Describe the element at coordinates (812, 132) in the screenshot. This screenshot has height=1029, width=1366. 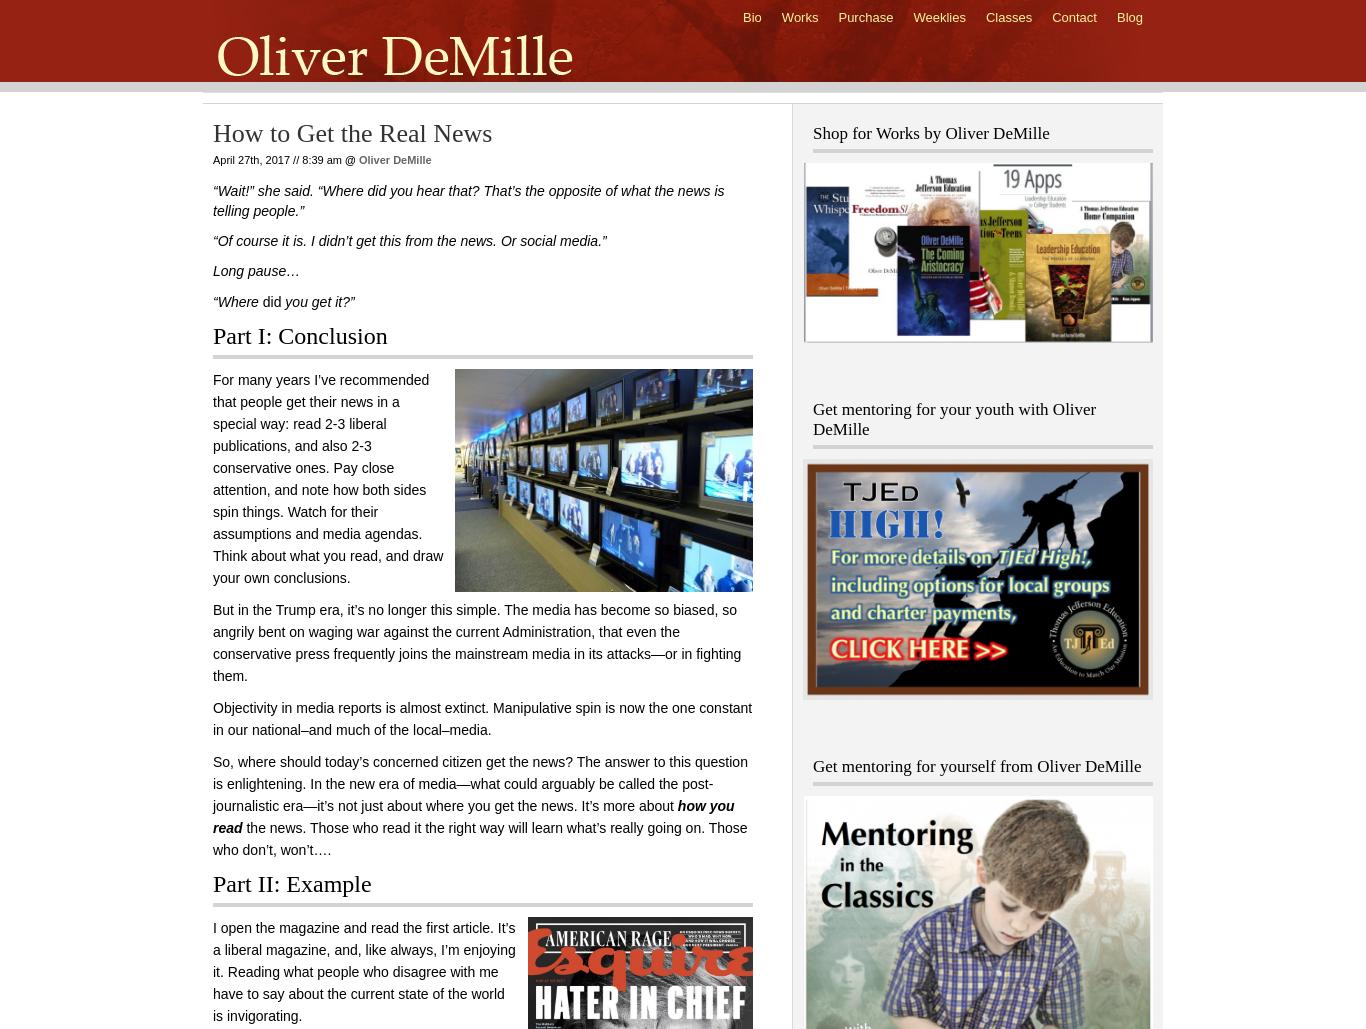
I see `'Shop for Works by Oliver DeMille'` at that location.